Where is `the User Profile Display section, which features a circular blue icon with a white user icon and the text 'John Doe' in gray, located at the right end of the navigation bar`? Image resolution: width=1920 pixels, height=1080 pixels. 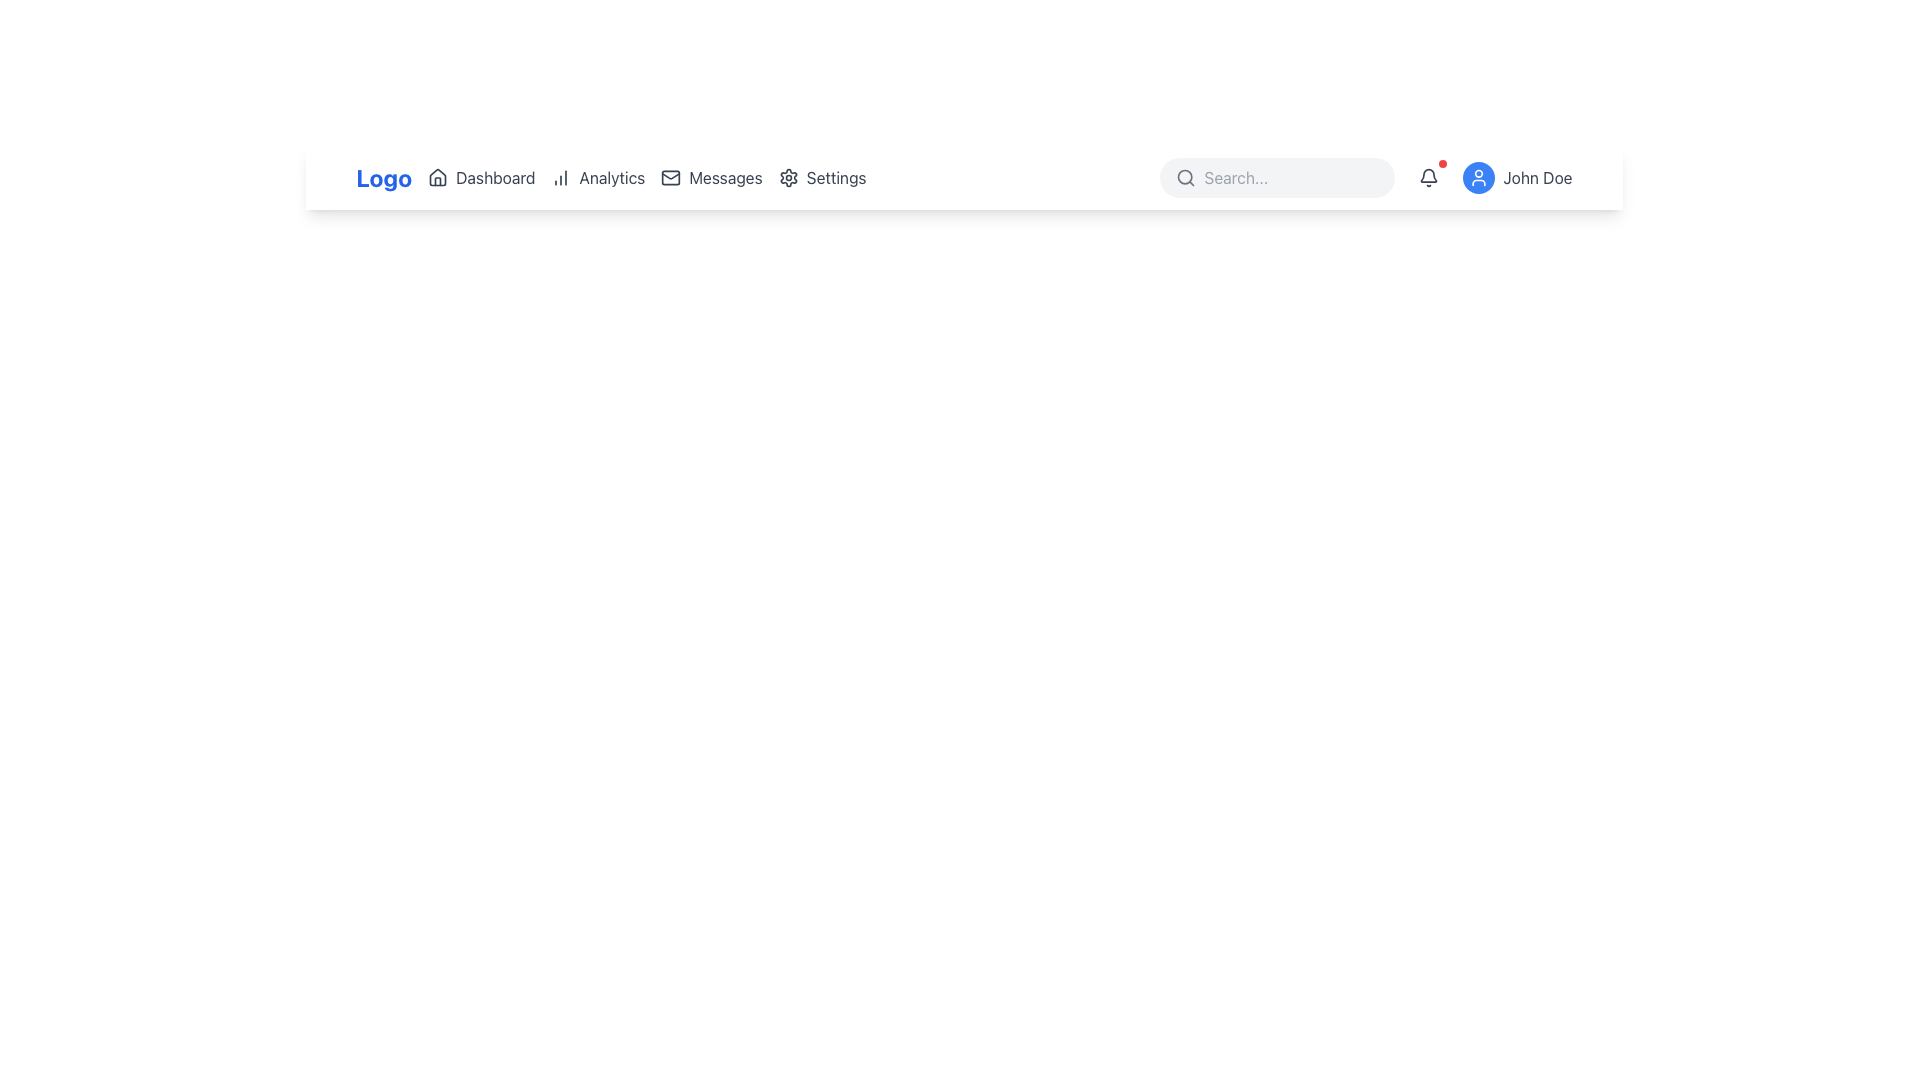
the User Profile Display section, which features a circular blue icon with a white user icon and the text 'John Doe' in gray, located at the right end of the navigation bar is located at coordinates (1517, 176).